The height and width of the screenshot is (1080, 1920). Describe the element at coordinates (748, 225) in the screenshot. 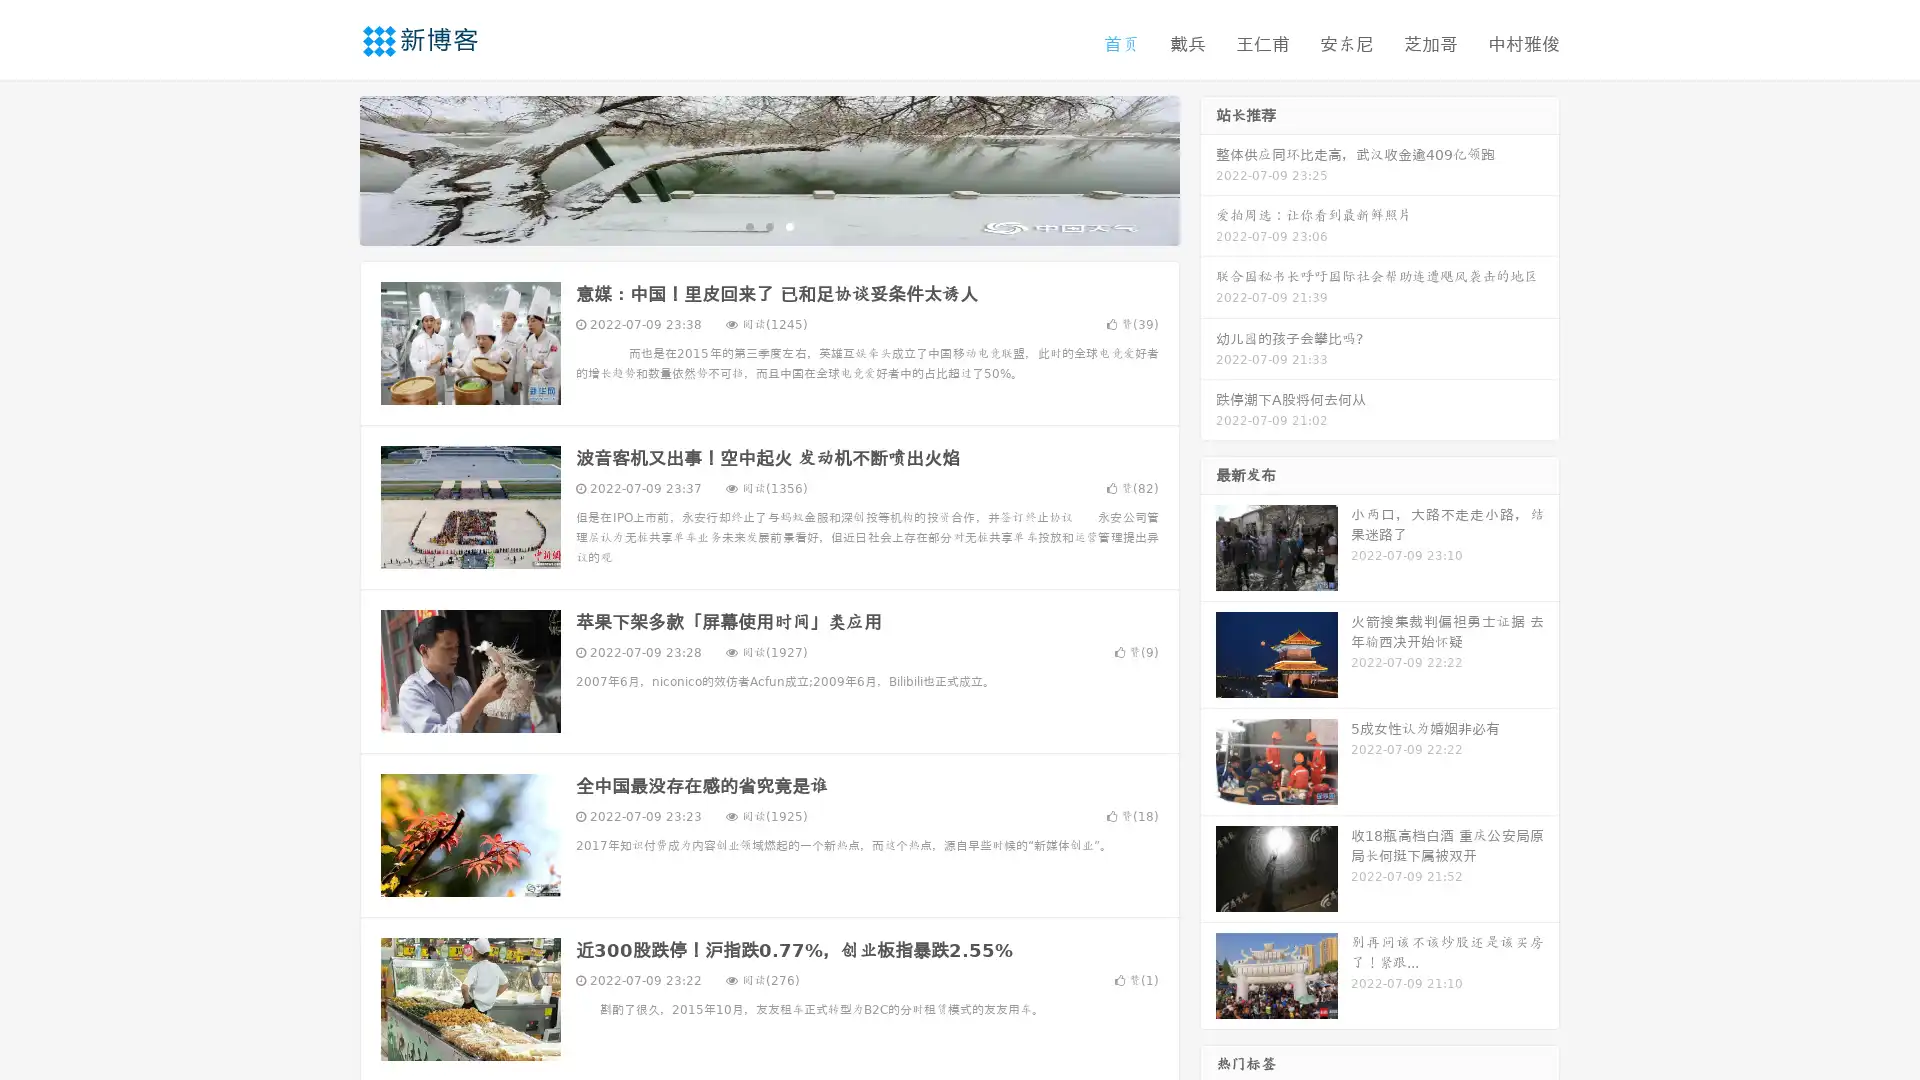

I see `Go to slide 1` at that location.